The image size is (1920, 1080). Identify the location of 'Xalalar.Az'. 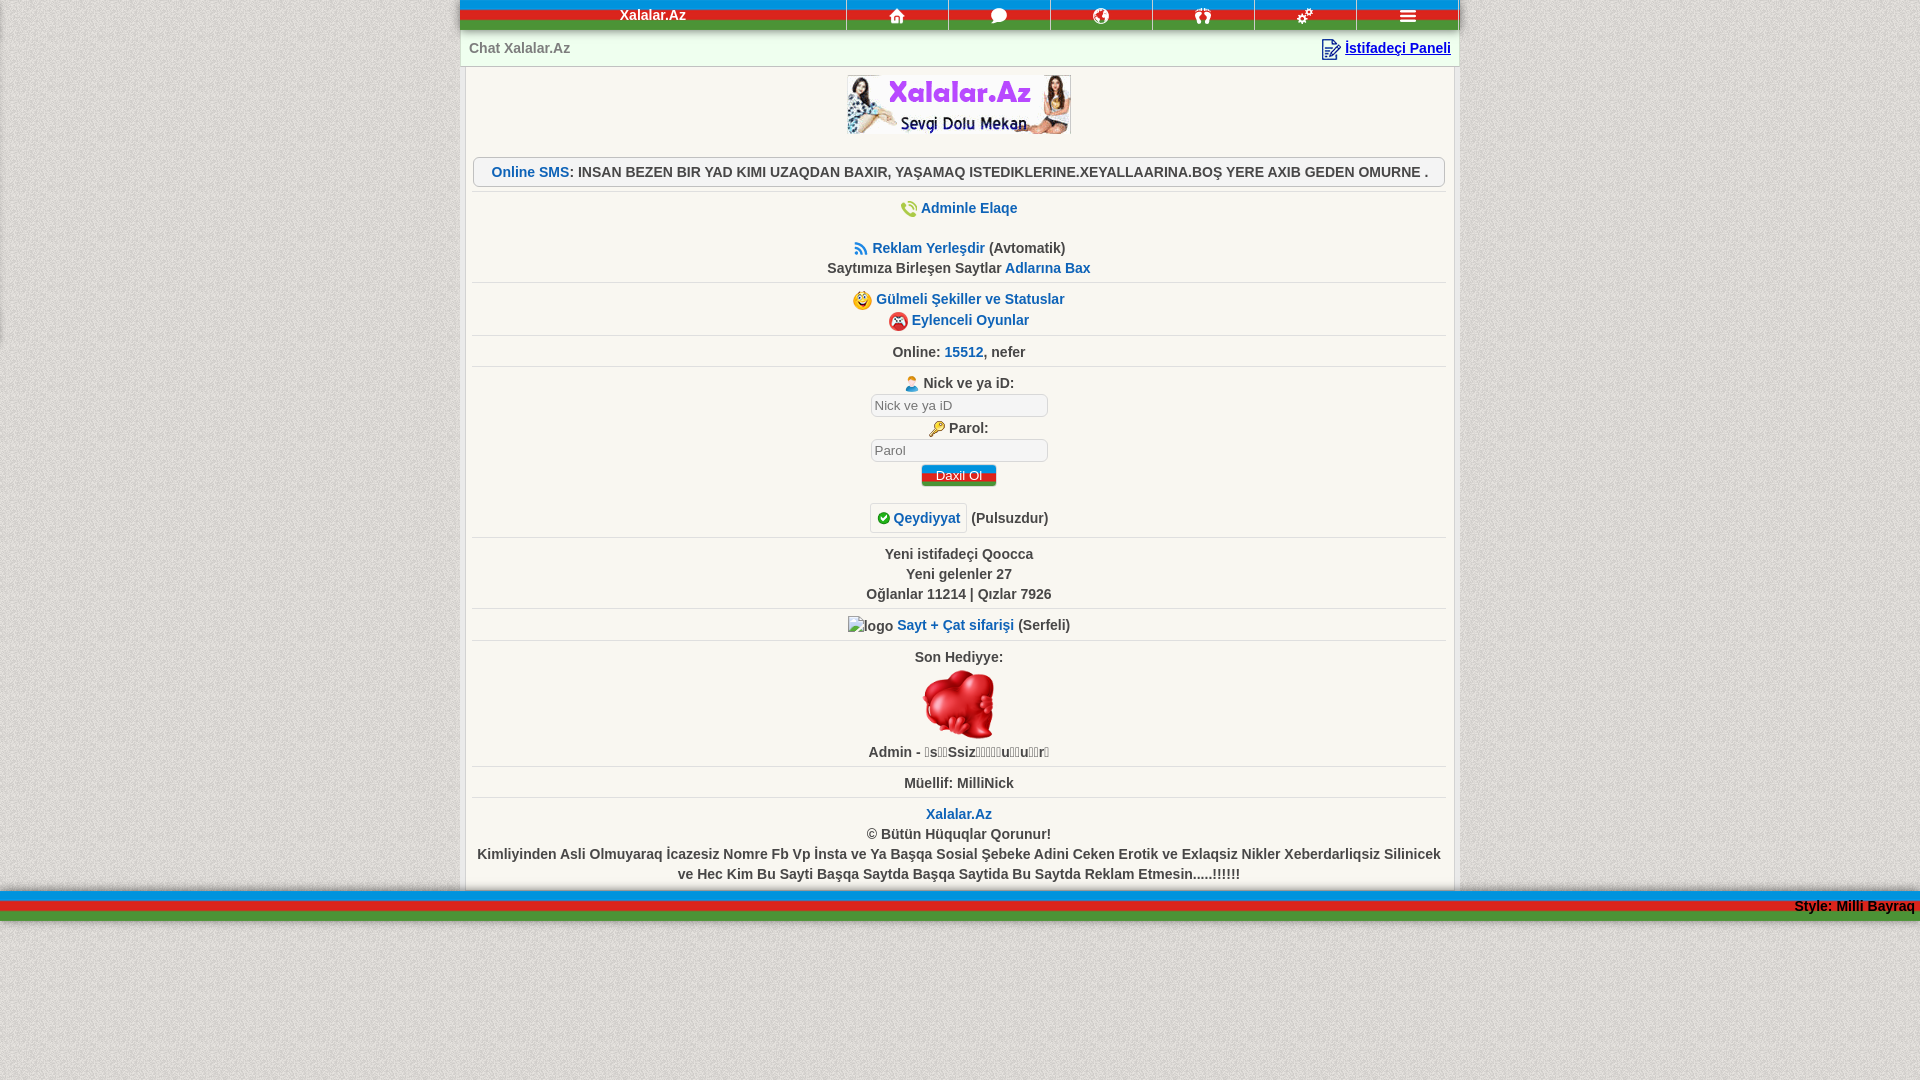
(958, 813).